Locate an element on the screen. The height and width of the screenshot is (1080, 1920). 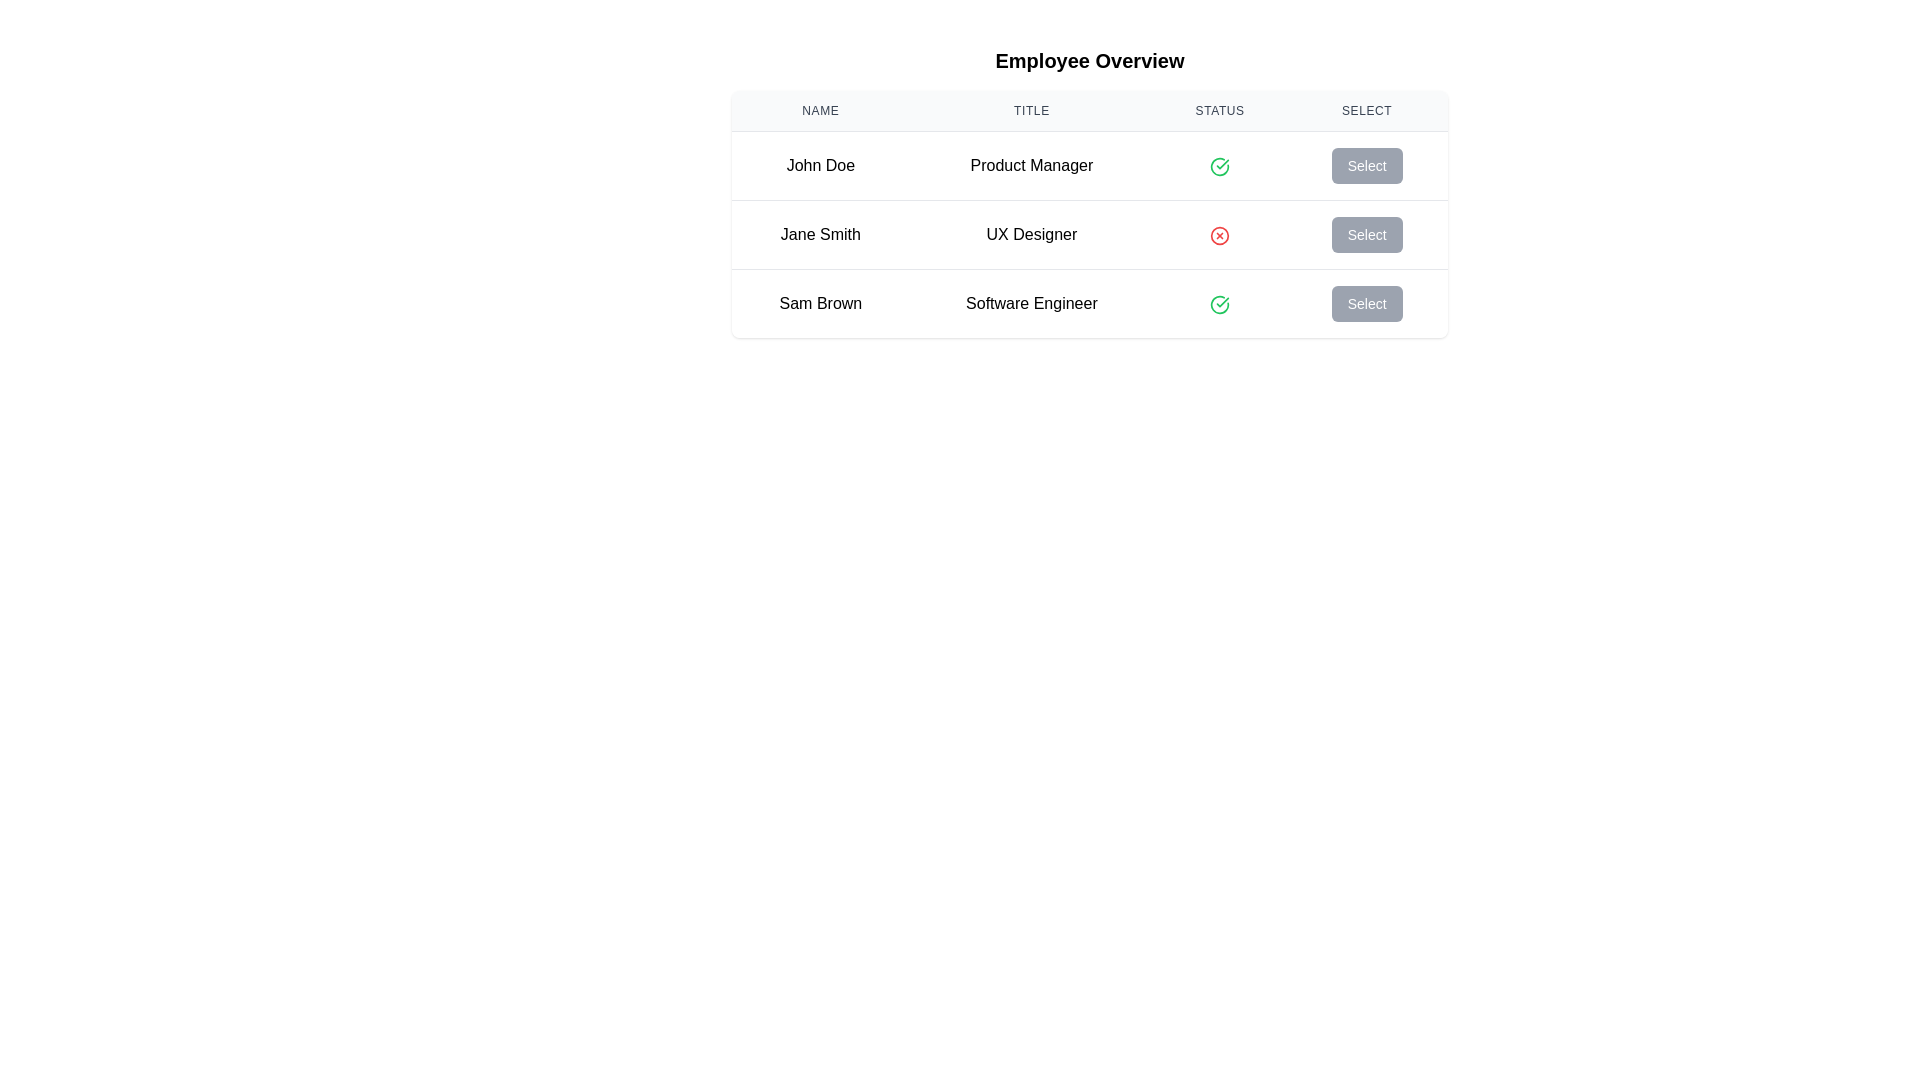
the text label displaying 'Sam Brown' in black font, located in the third entry under the 'NAME' column of the table is located at coordinates (820, 303).